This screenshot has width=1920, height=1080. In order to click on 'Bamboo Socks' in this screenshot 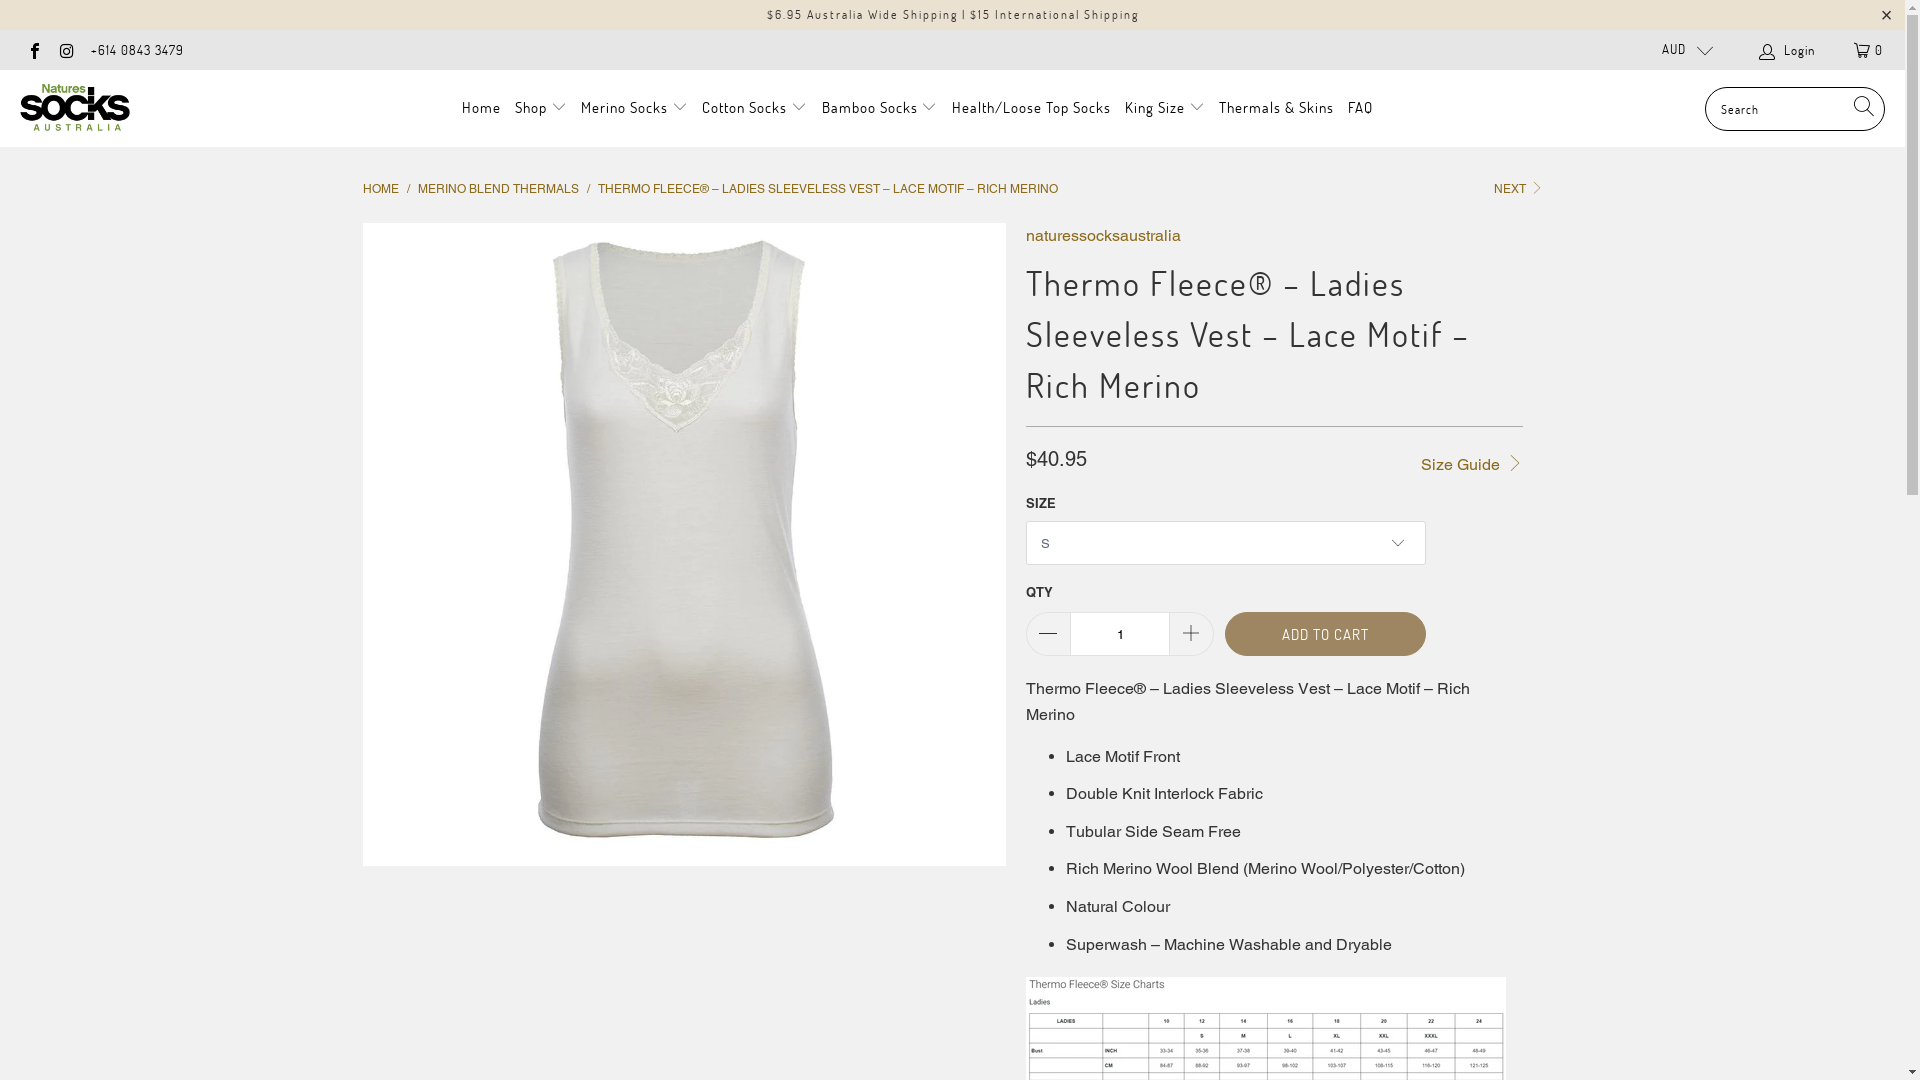, I will do `click(879, 108)`.